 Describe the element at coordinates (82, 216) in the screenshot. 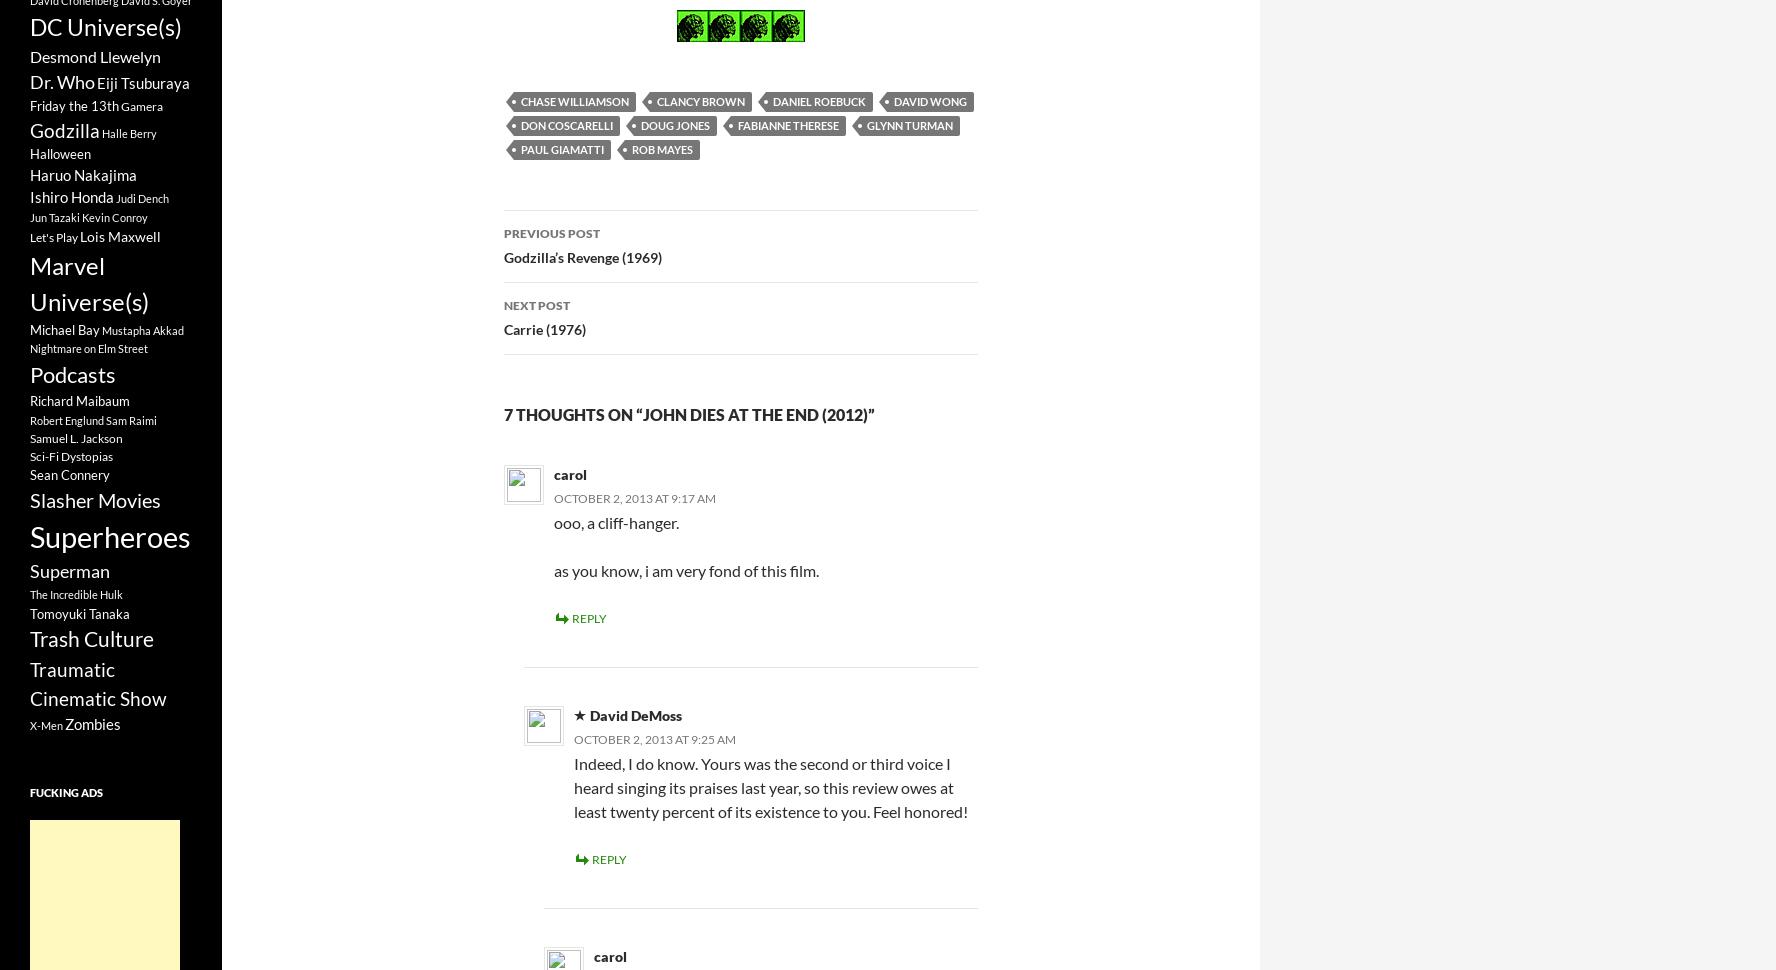

I see `'Kevin Conroy'` at that location.